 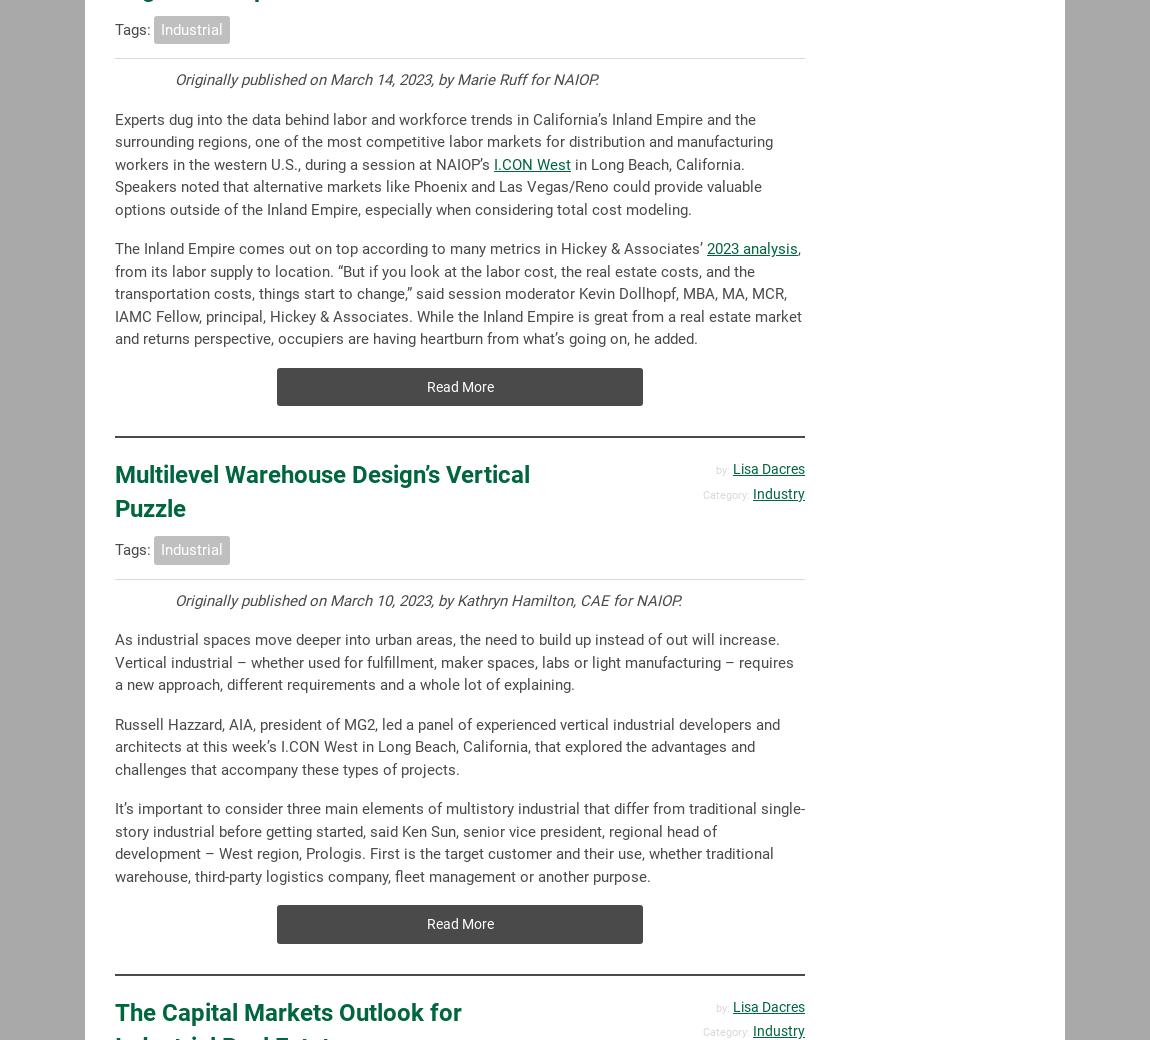 I want to click on 'As industrial spaces move deeper into urban areas, the need to build up instead of out will increase. Vertical industrial – whether used for fulfillment, maker spaces, labs or light manufacturing – requires a new approach, different requirements and a whole lot of explaining.', so click(x=454, y=662).